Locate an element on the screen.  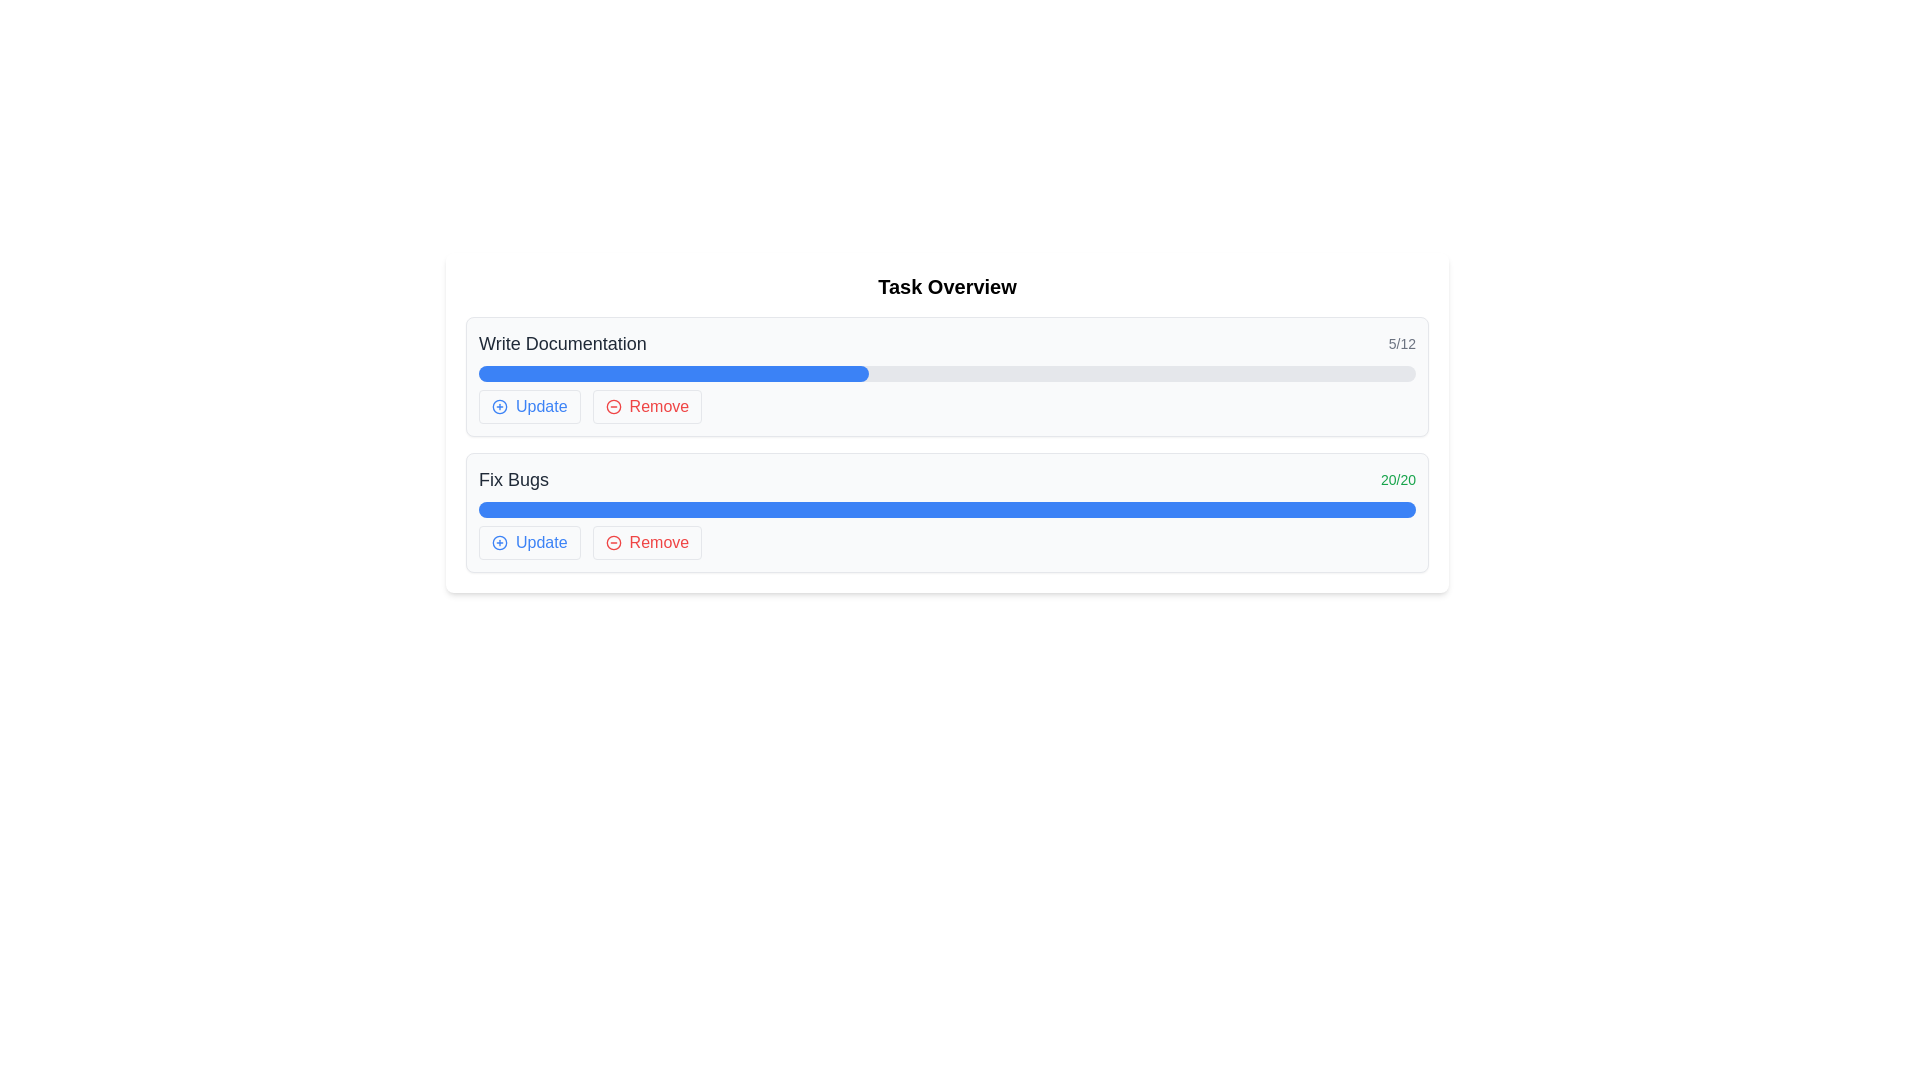
the progress bar located in the lower task card, which visually represents the task completion status and is positioned centrally below the 'Fix Bugs' text is located at coordinates (946, 508).